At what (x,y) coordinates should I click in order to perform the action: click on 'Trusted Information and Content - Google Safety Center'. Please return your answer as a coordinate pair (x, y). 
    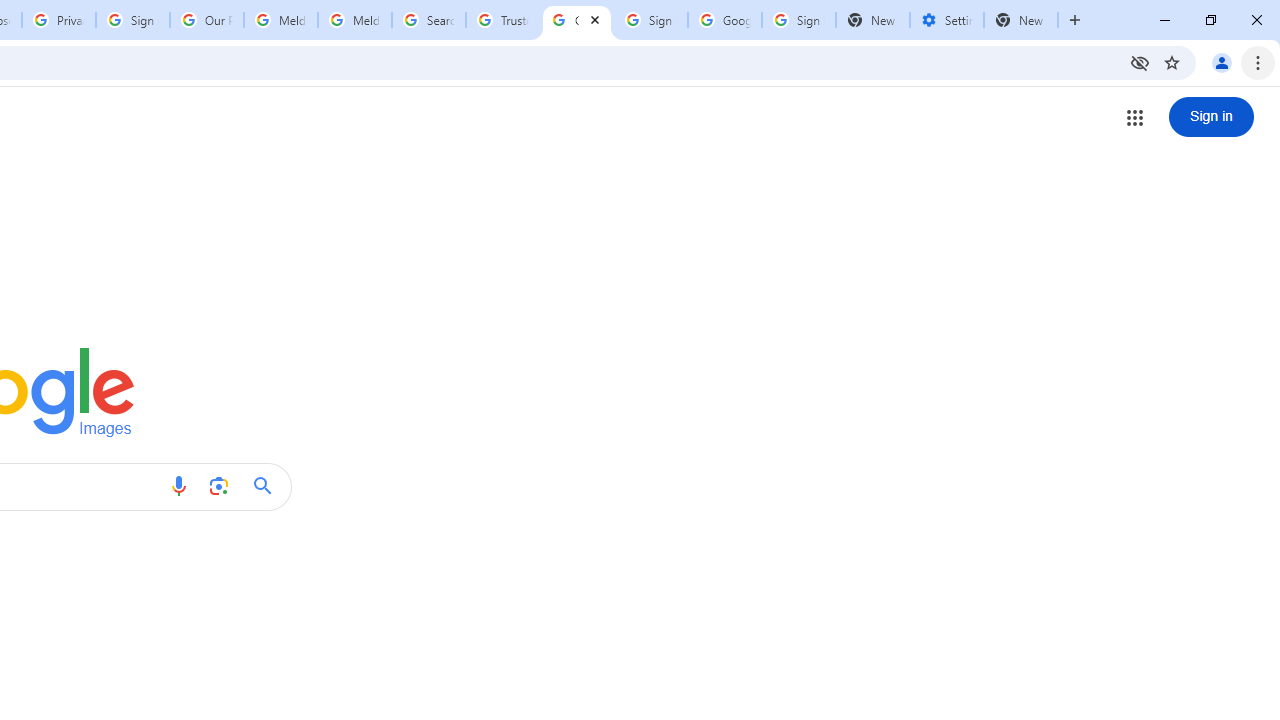
    Looking at the image, I should click on (503, 20).